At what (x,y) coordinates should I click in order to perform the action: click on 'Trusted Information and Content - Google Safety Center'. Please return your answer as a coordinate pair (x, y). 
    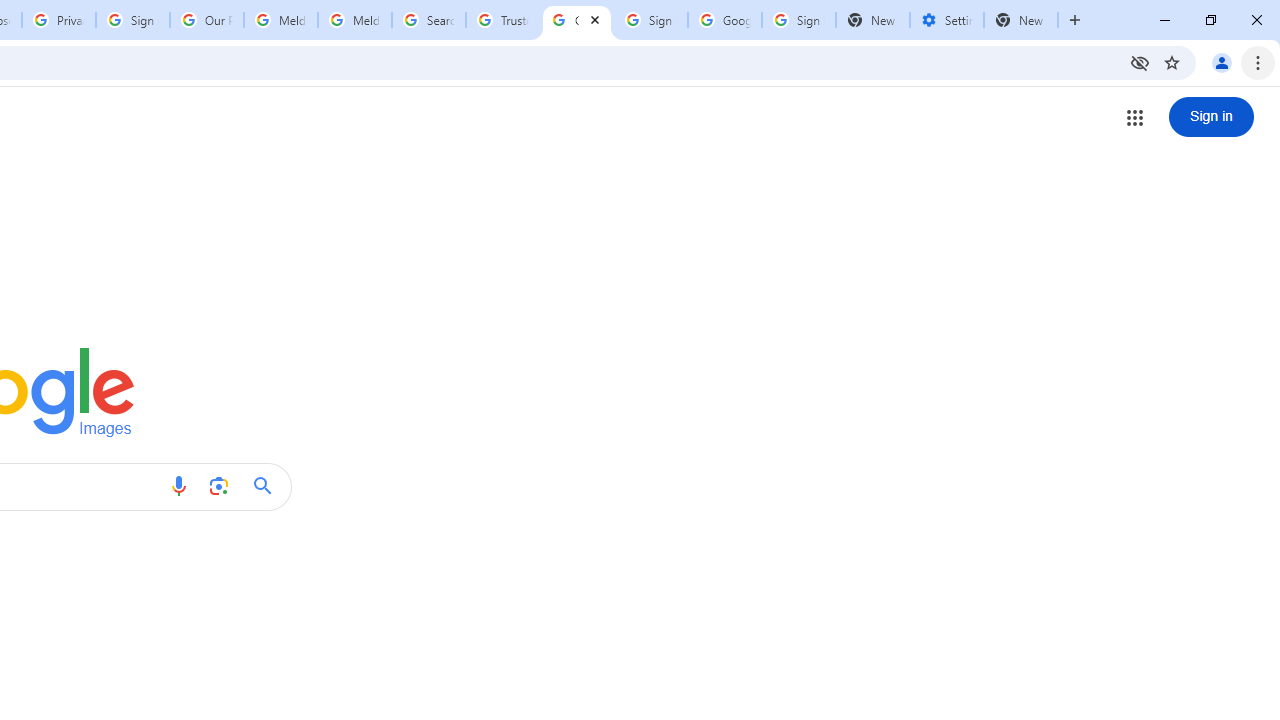
    Looking at the image, I should click on (503, 20).